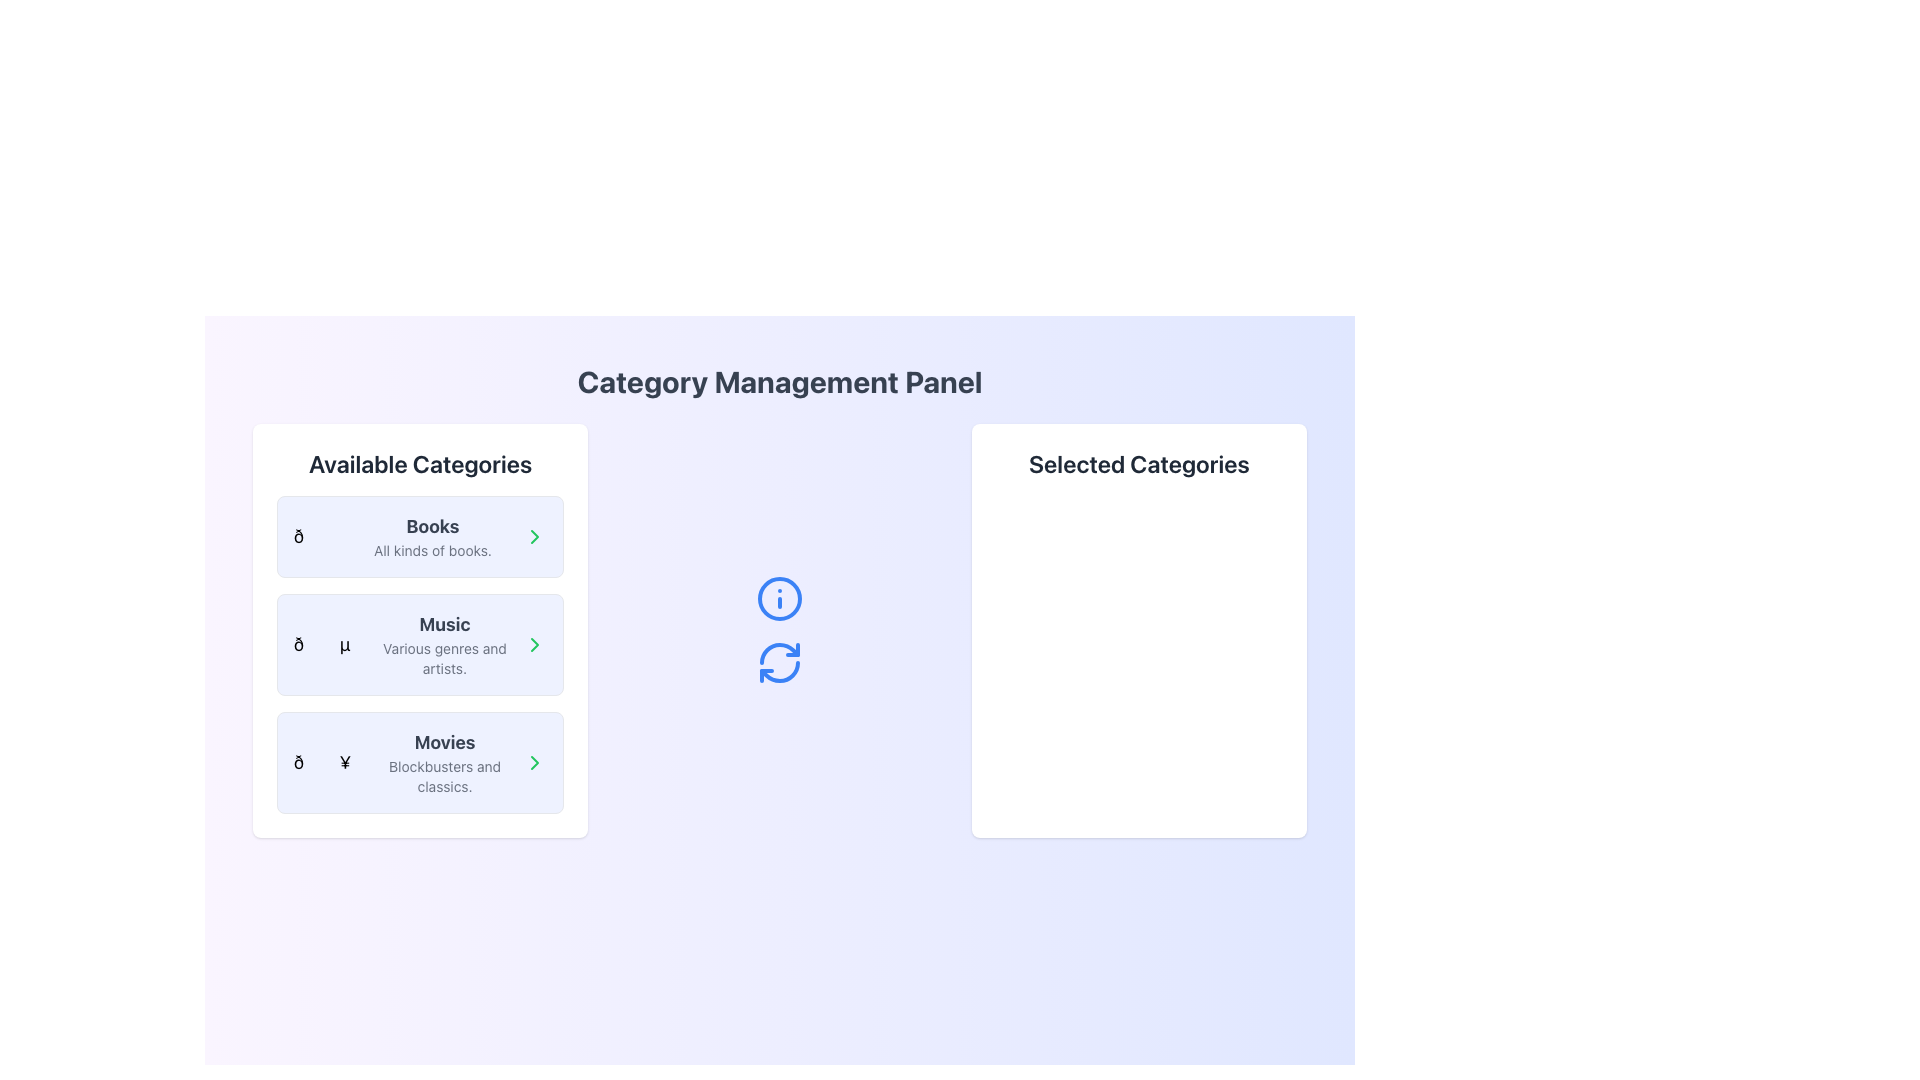 The image size is (1920, 1080). Describe the element at coordinates (443, 659) in the screenshot. I see `the text label that reads 'Various genres and artists.' located beneath the 'Music' heading in the Music category section of the 'Available Categories' panel` at that location.